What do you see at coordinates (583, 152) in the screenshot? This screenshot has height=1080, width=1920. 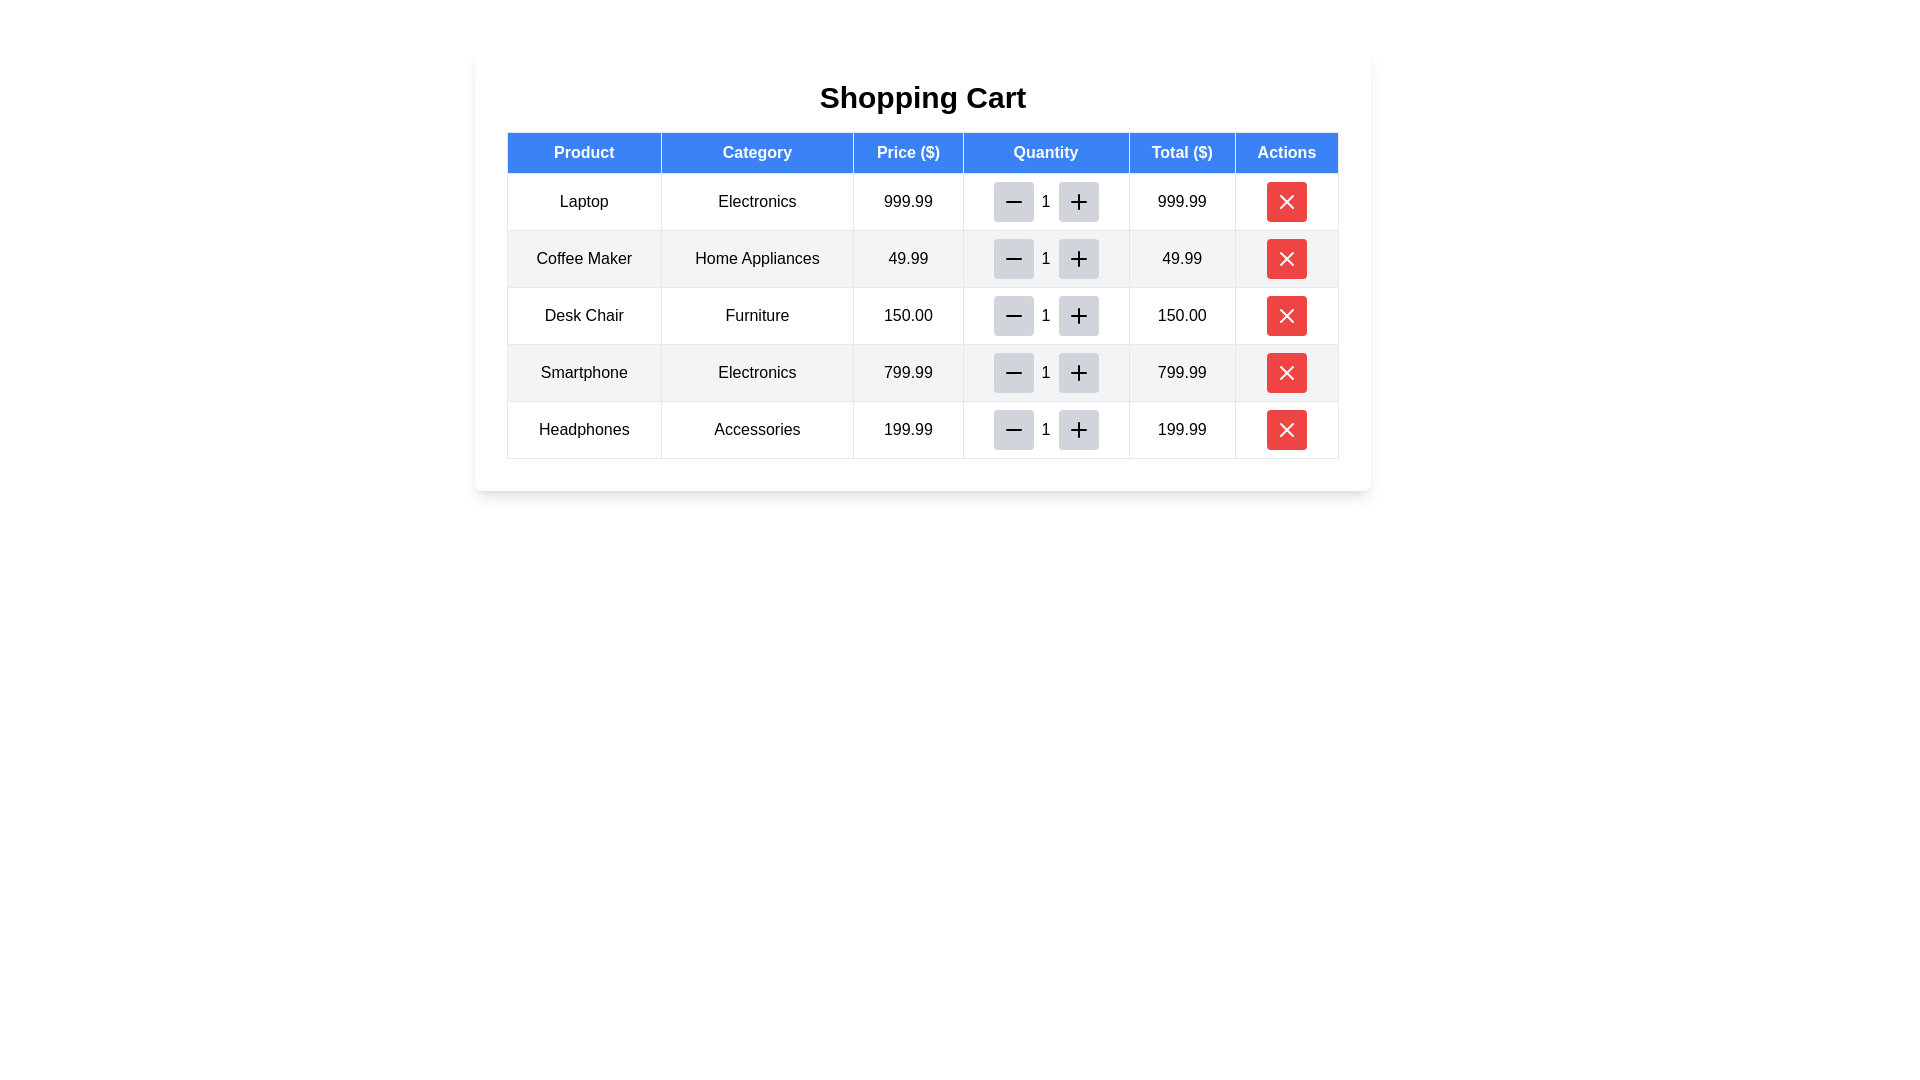 I see `the blue-bordered Table Header Cell containing the text 'Product', which is the first cell in a horizontal list of headers` at bounding box center [583, 152].